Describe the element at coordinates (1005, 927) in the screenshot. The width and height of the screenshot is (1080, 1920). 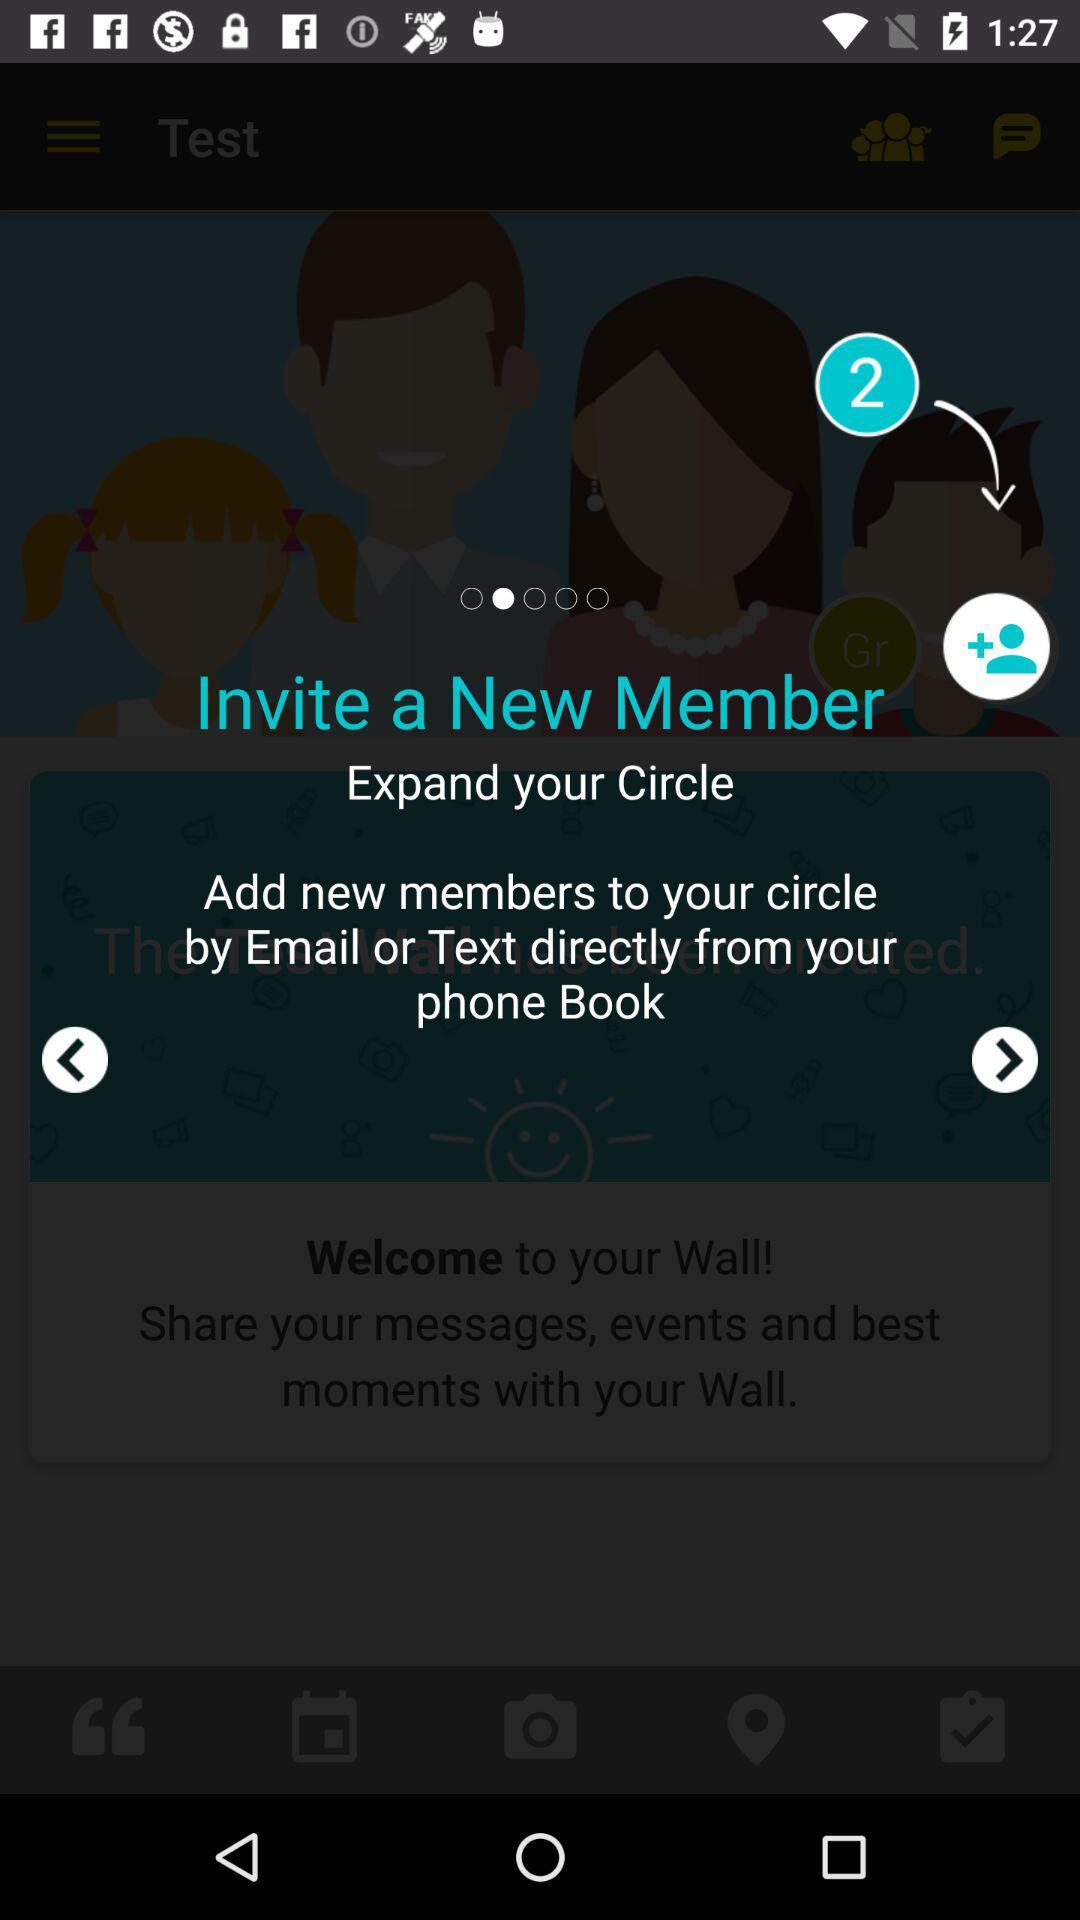
I see `next instruction` at that location.